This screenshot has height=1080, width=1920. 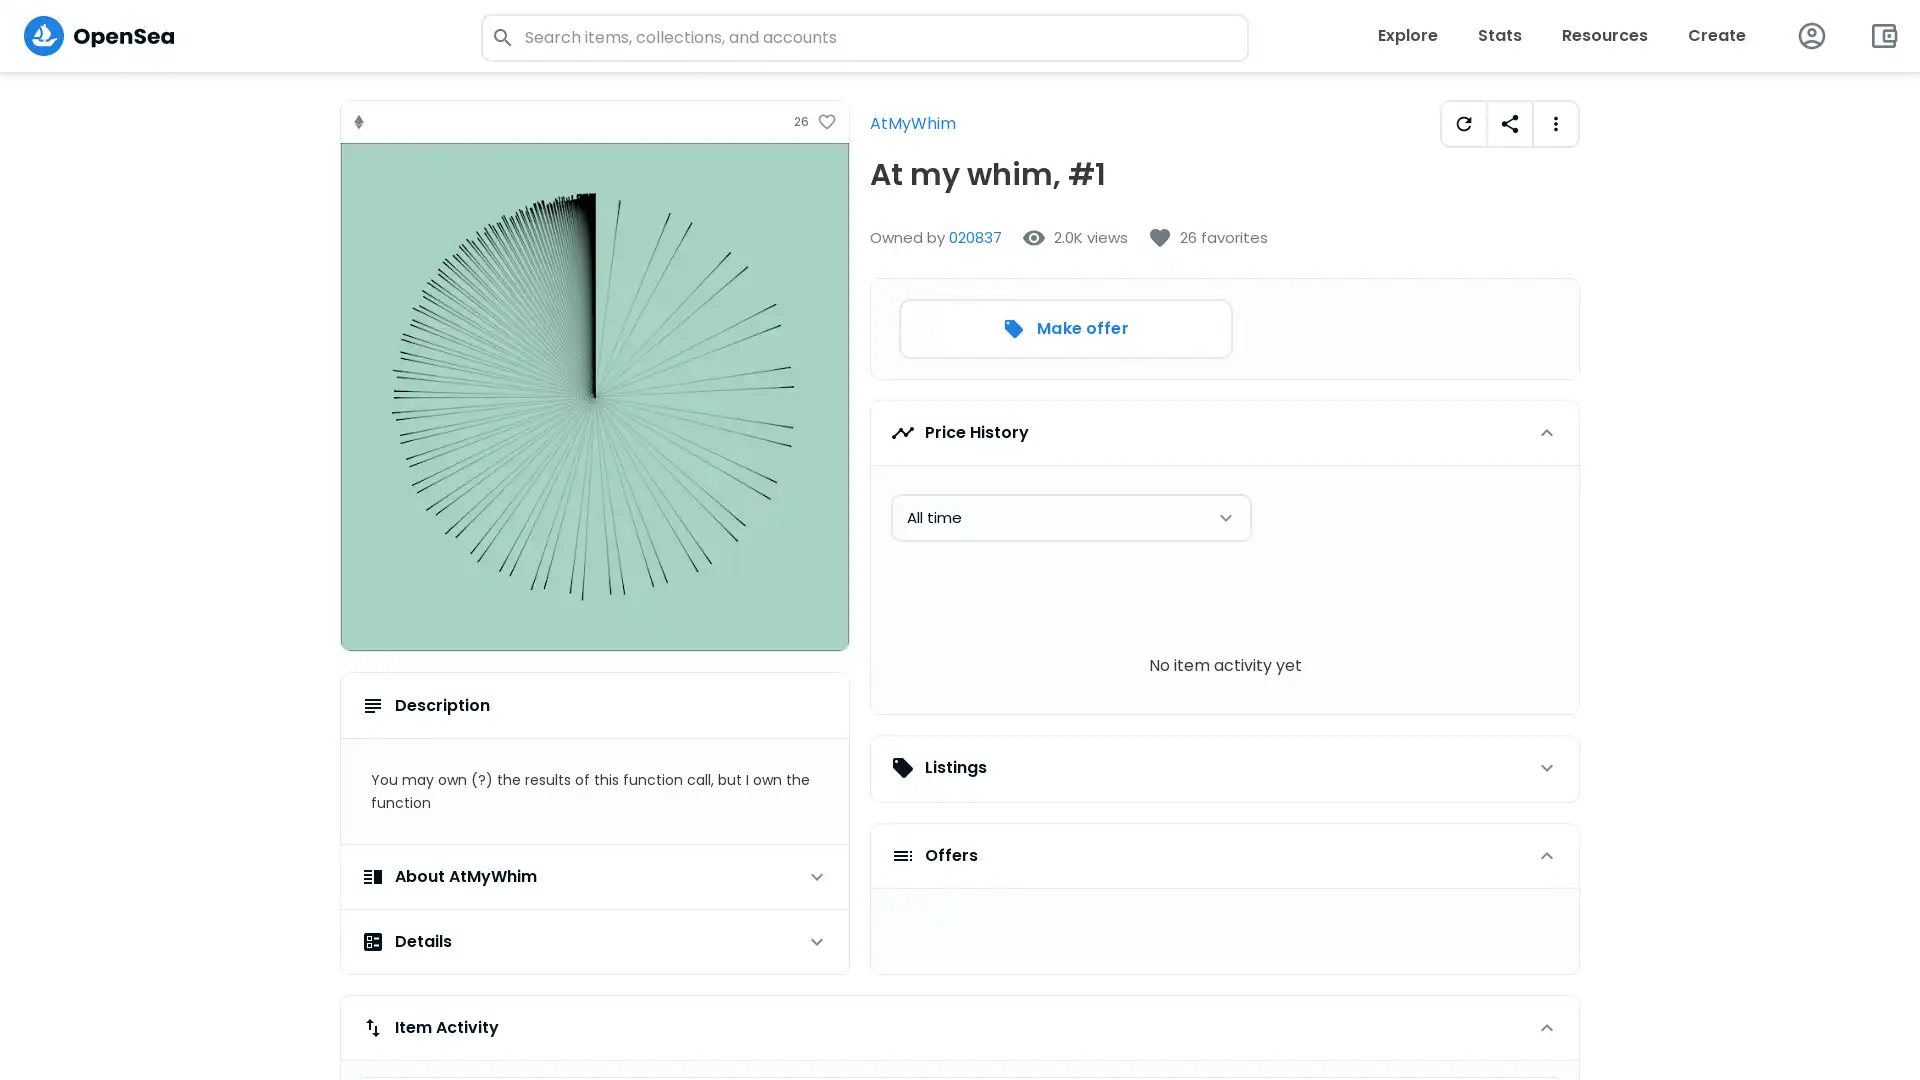 I want to click on About AtMyWhim, so click(x=594, y=875).